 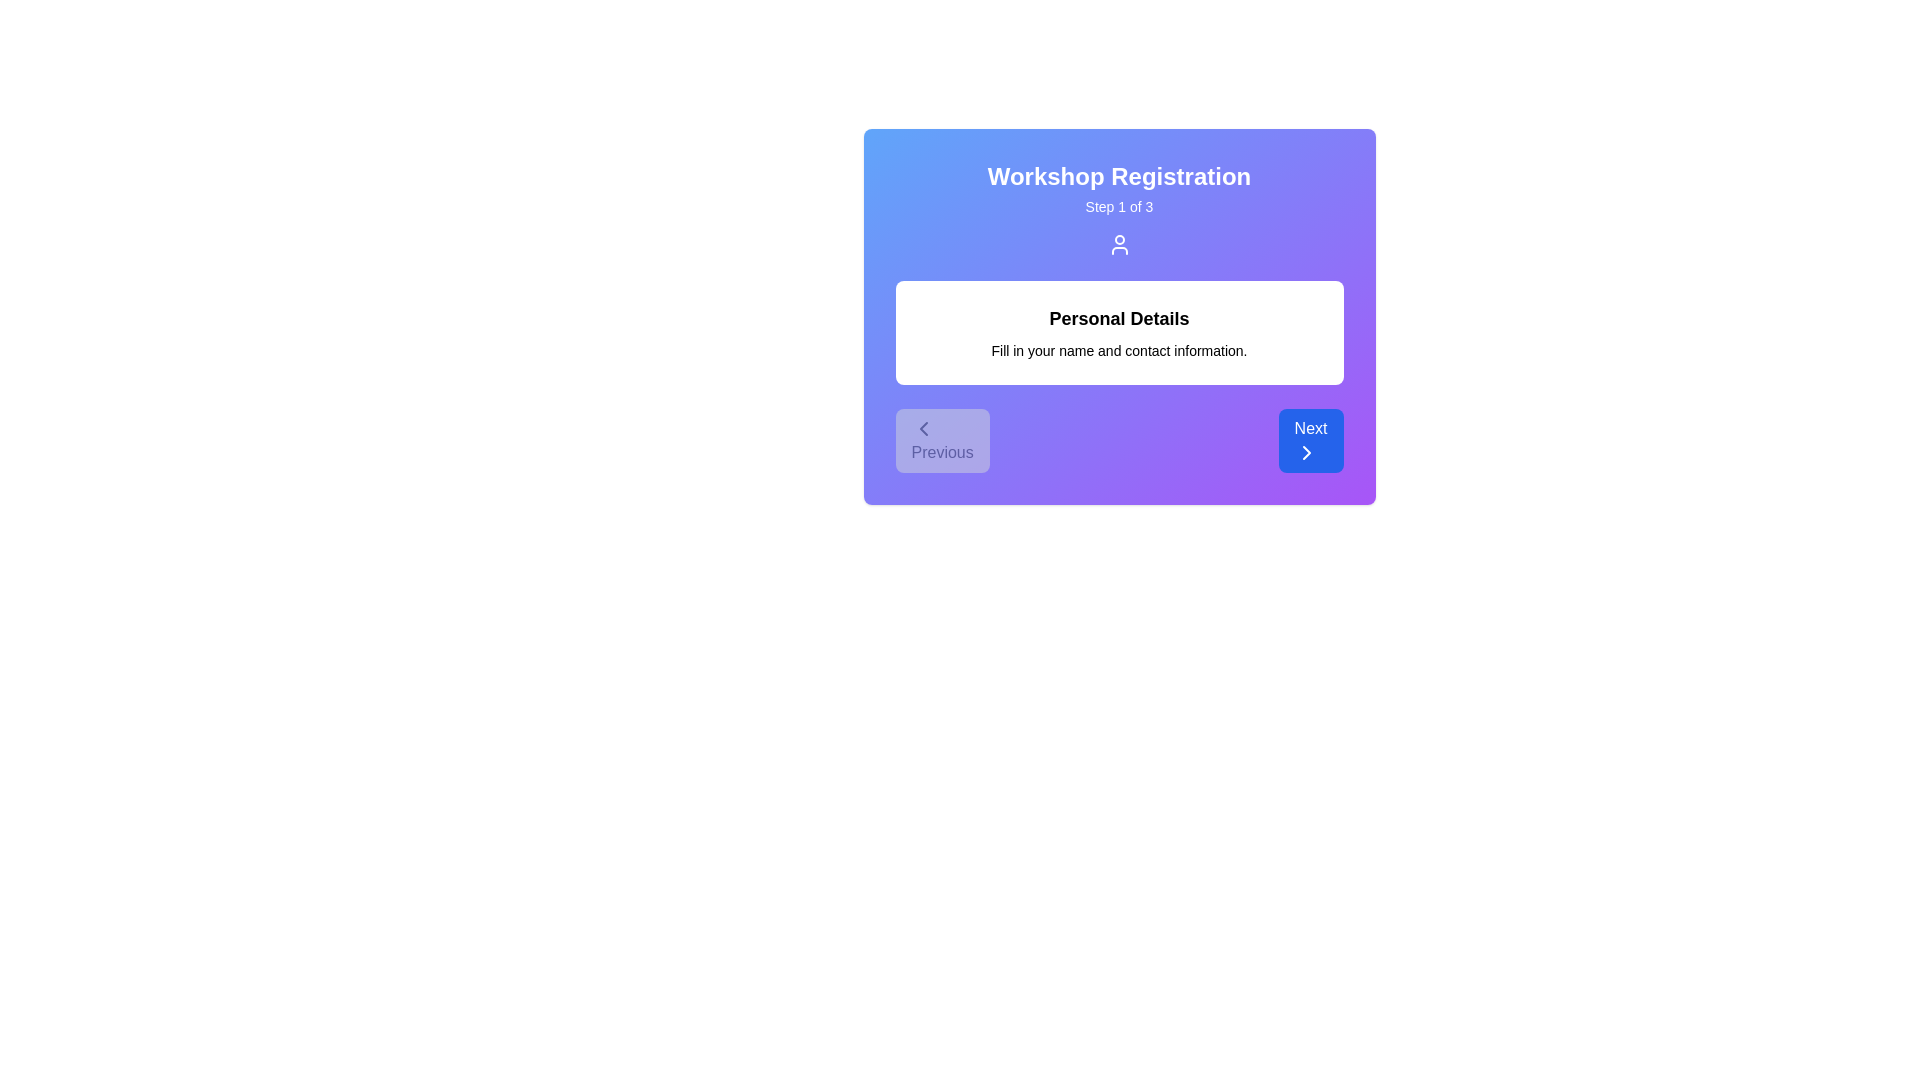 What do you see at coordinates (1118, 331) in the screenshot?
I see `the text block providing guidance for the registration process, located below the title 'Workshop Registration' and above the buttons 'Previous' and 'Next'` at bounding box center [1118, 331].